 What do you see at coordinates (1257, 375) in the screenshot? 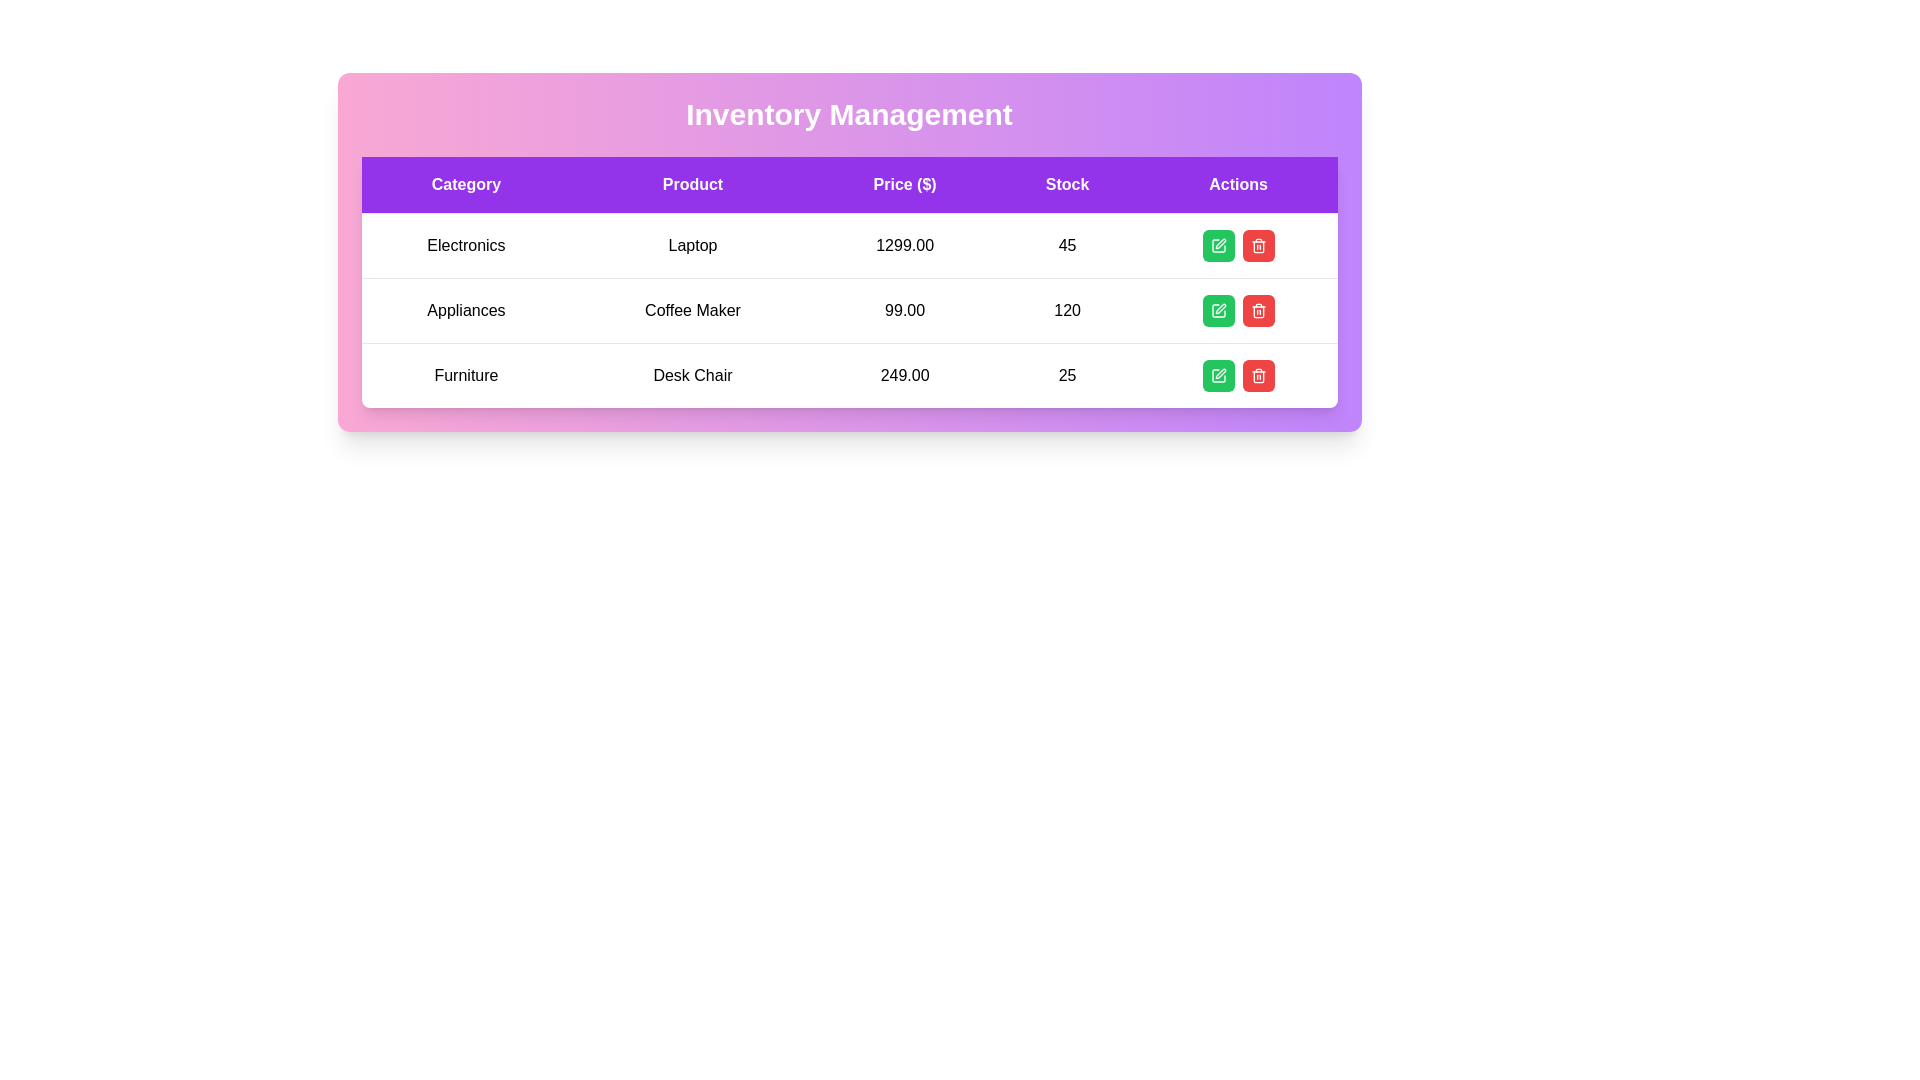
I see `the trash bin icon button with a red background in the 'Actions' column of the third row of the 'Inventory Management' table` at bounding box center [1257, 375].